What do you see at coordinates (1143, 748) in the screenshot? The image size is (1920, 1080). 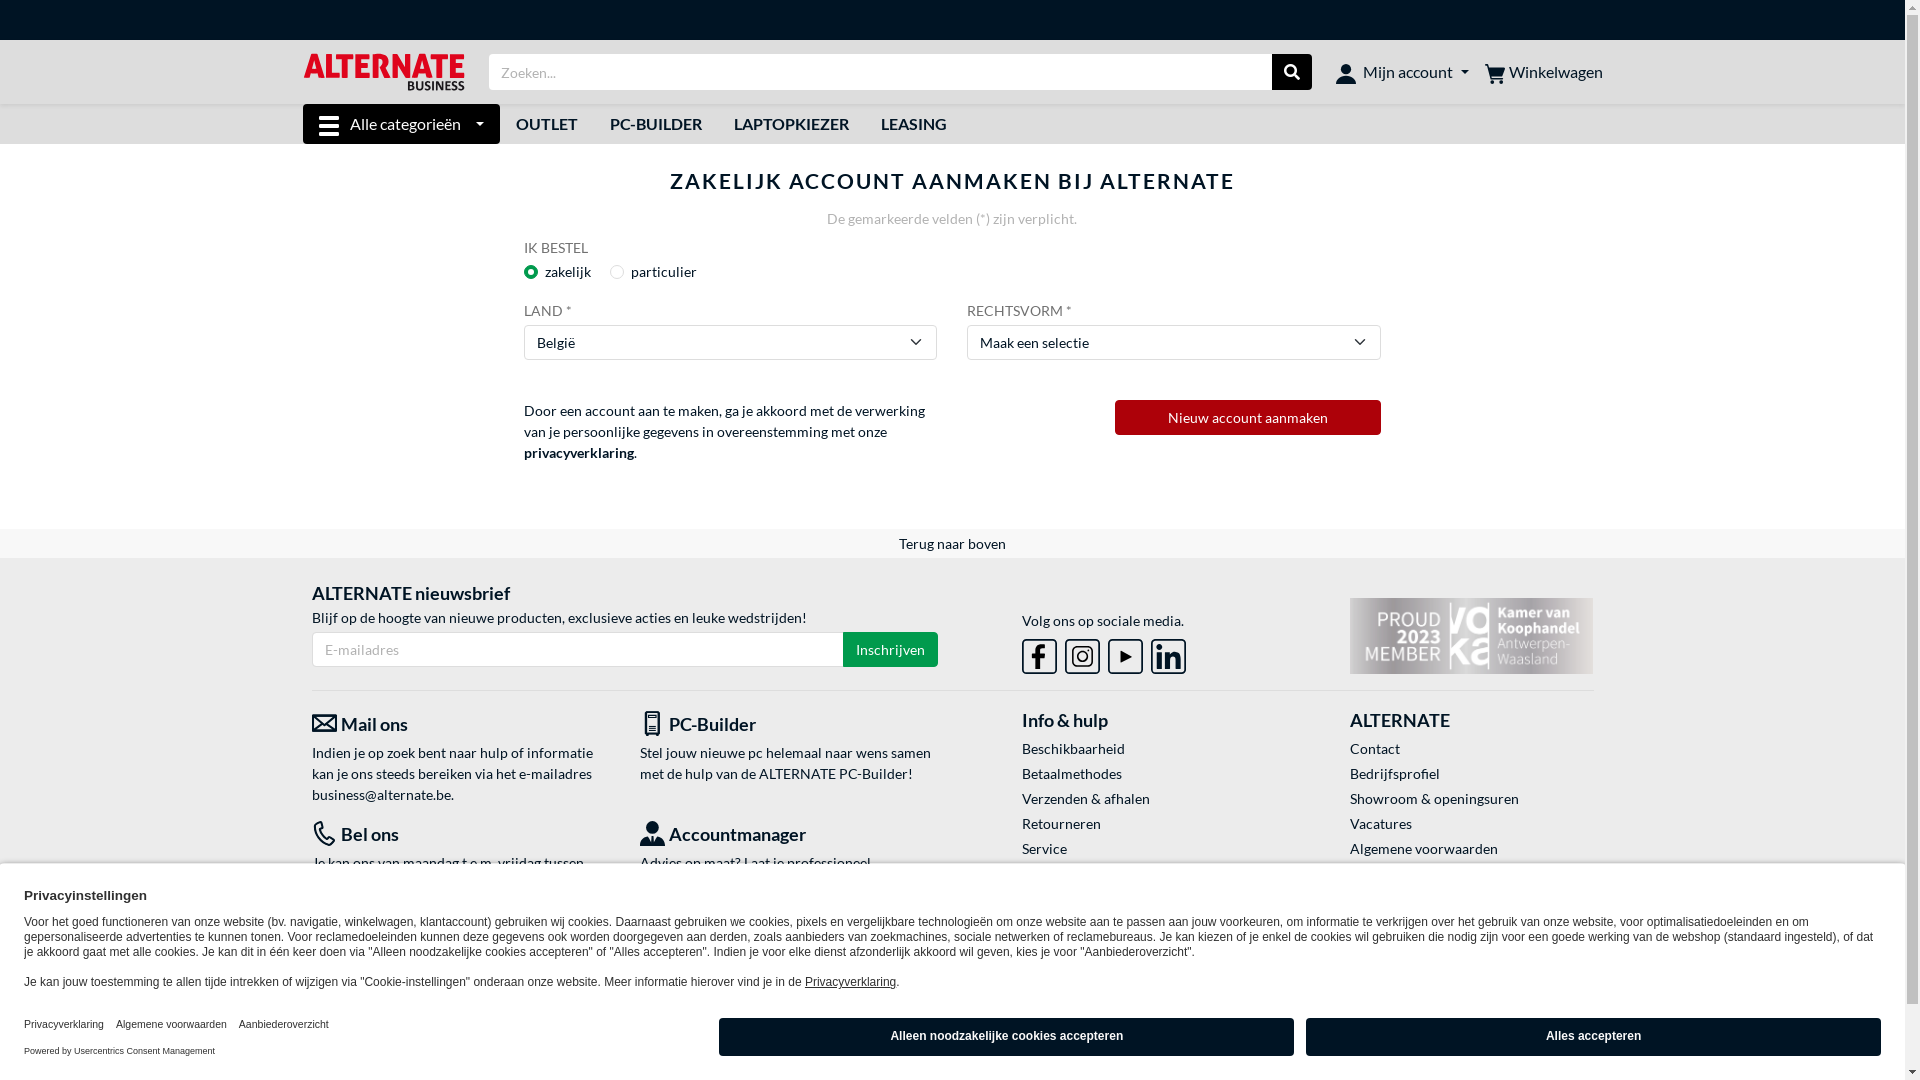 I see `'Beschikbaarheid'` at bounding box center [1143, 748].